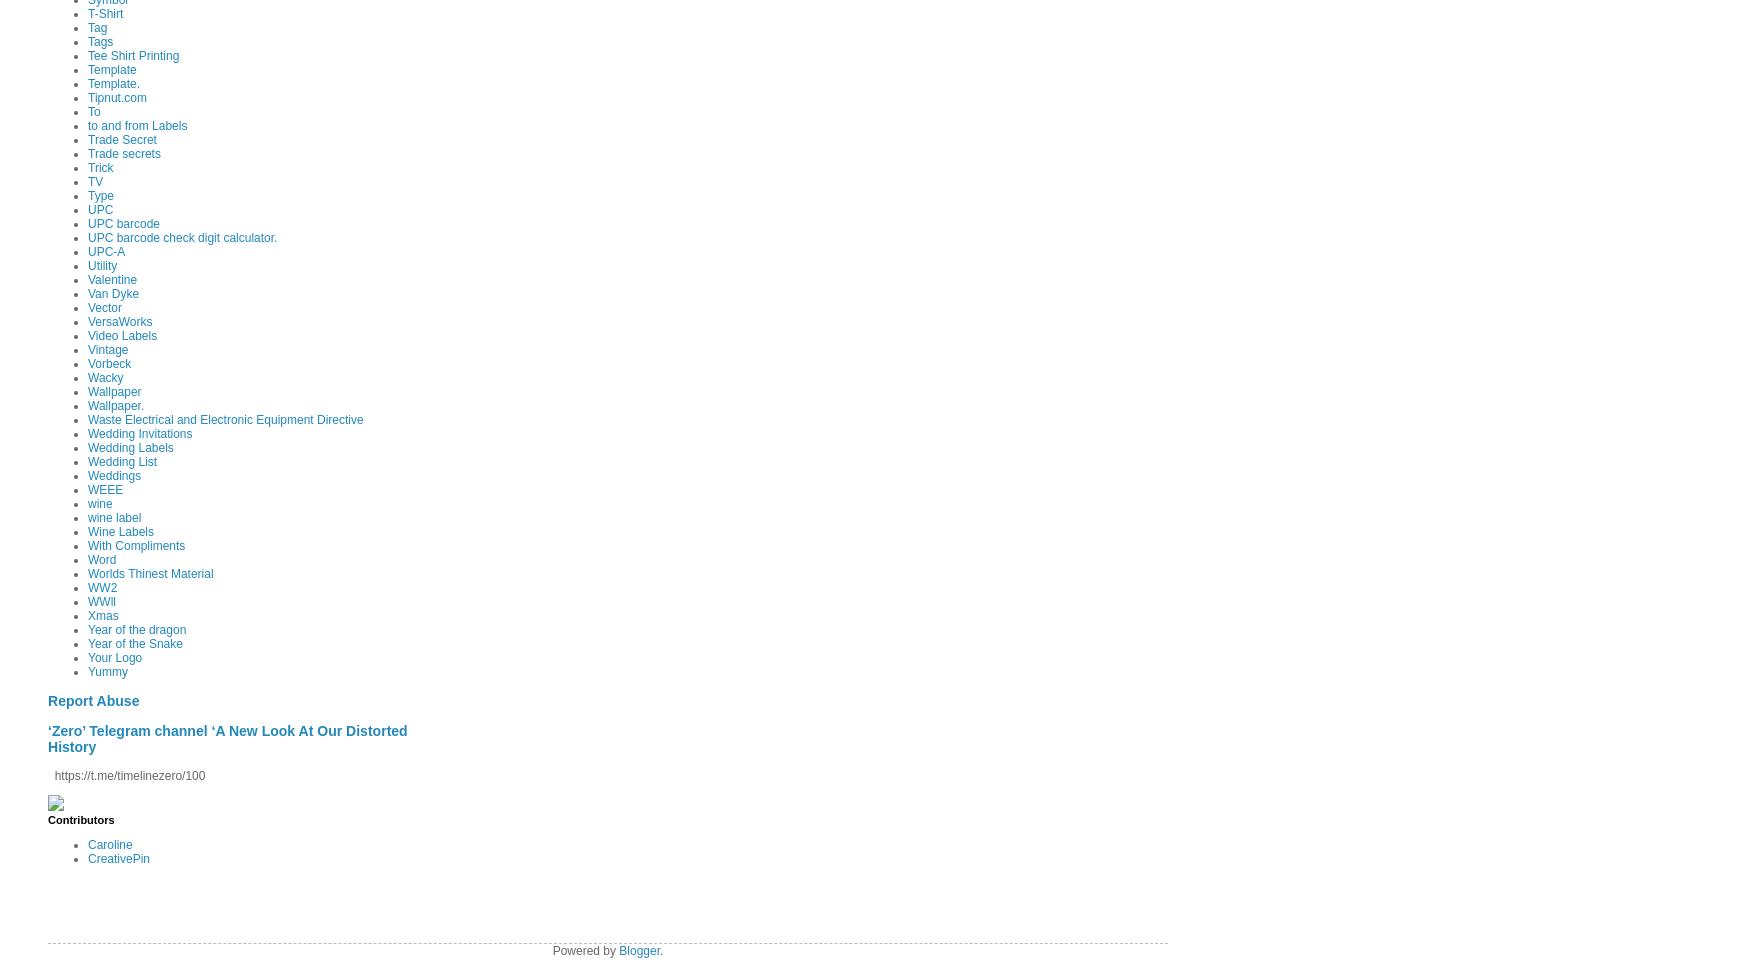 The image size is (1754, 975). Describe the element at coordinates (94, 179) in the screenshot. I see `'TV'` at that location.